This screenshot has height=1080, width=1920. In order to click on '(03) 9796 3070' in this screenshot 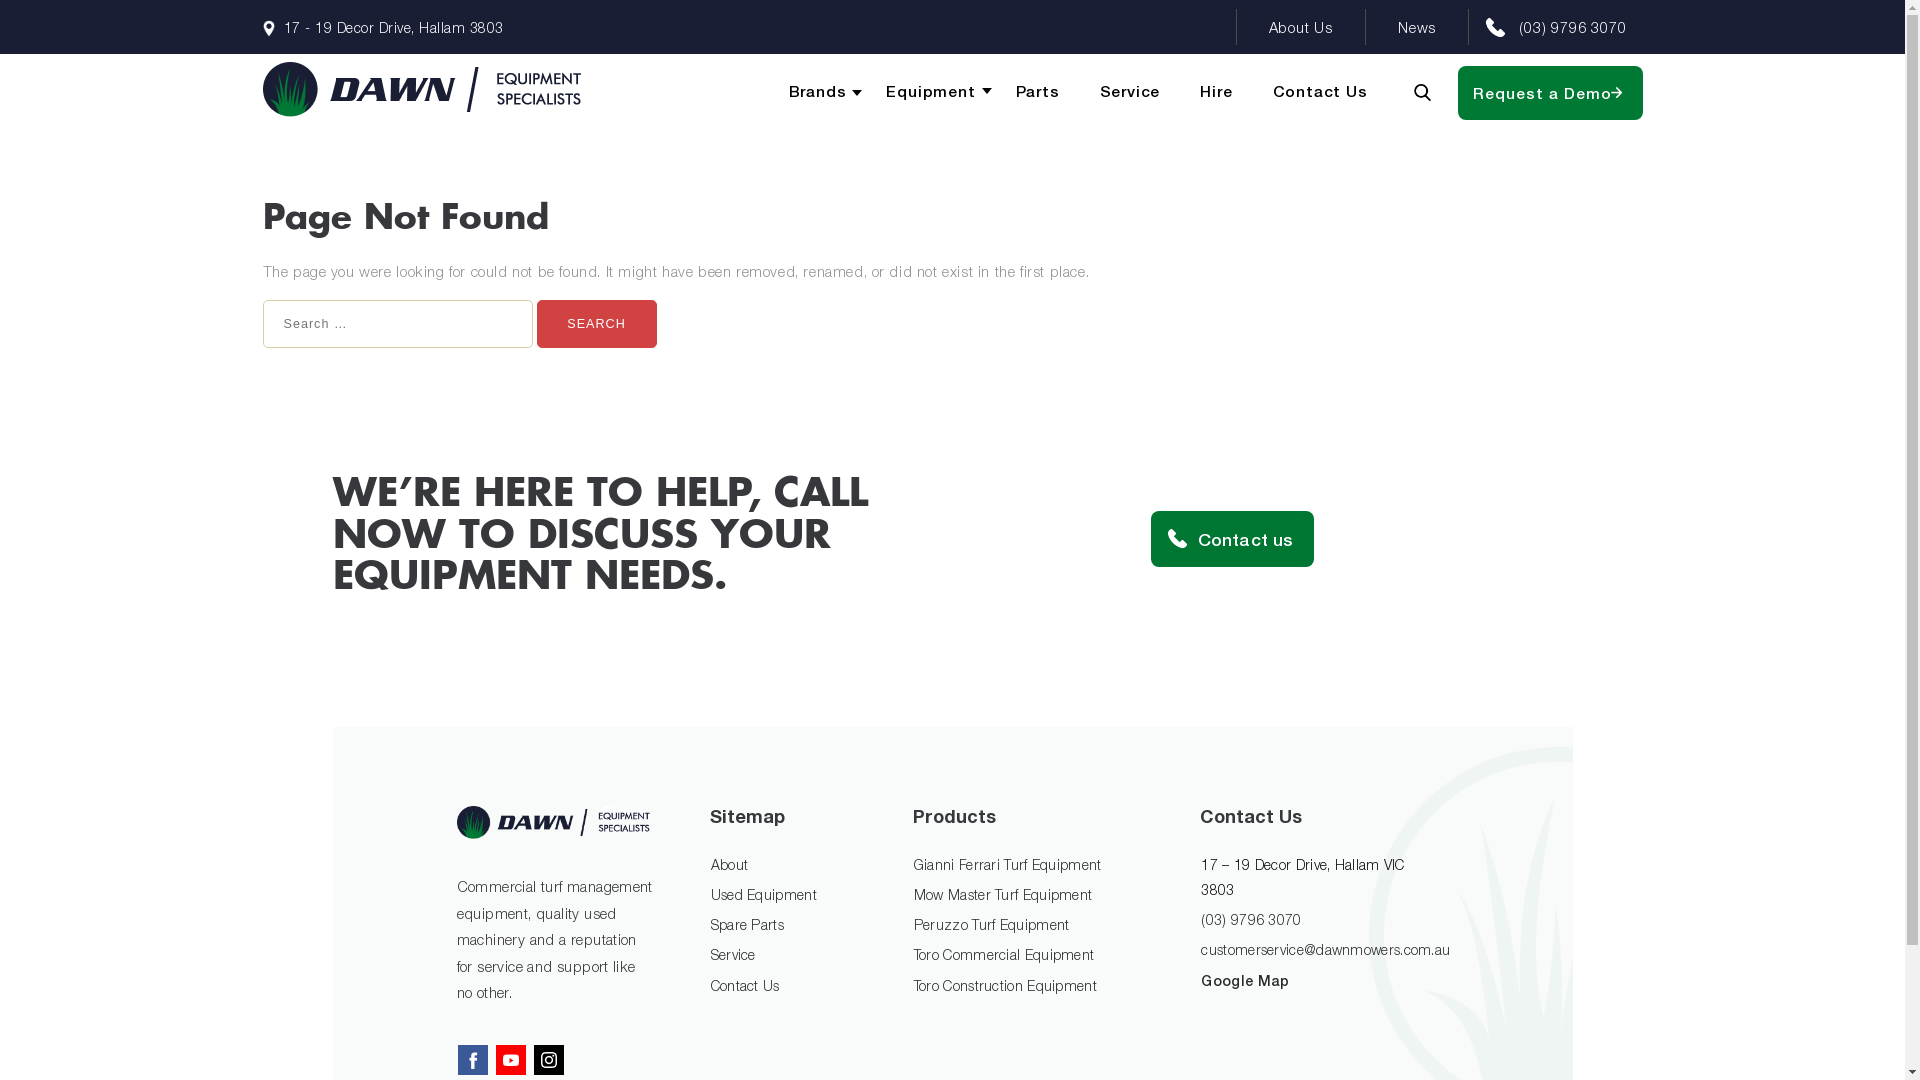, I will do `click(1571, 27)`.